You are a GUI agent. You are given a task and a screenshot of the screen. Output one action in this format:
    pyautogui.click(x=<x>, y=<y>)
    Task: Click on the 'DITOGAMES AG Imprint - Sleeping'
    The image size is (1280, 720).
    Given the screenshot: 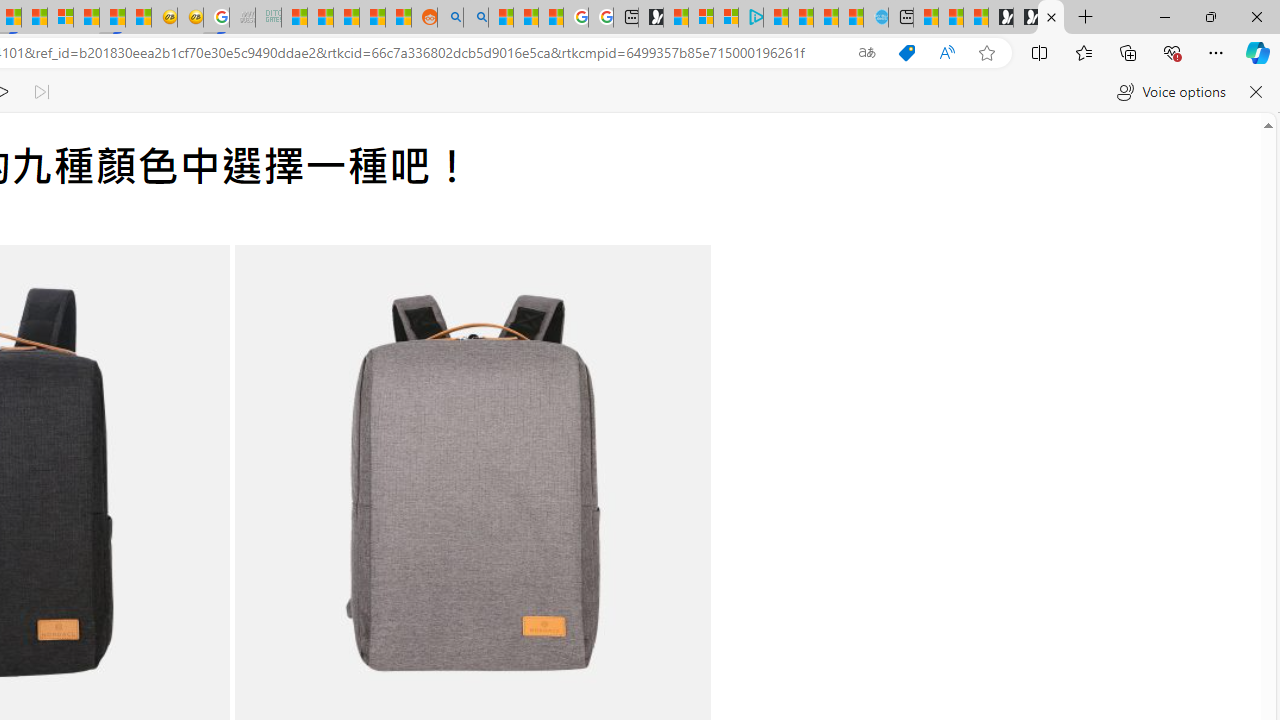 What is the action you would take?
    pyautogui.click(x=267, y=17)
    